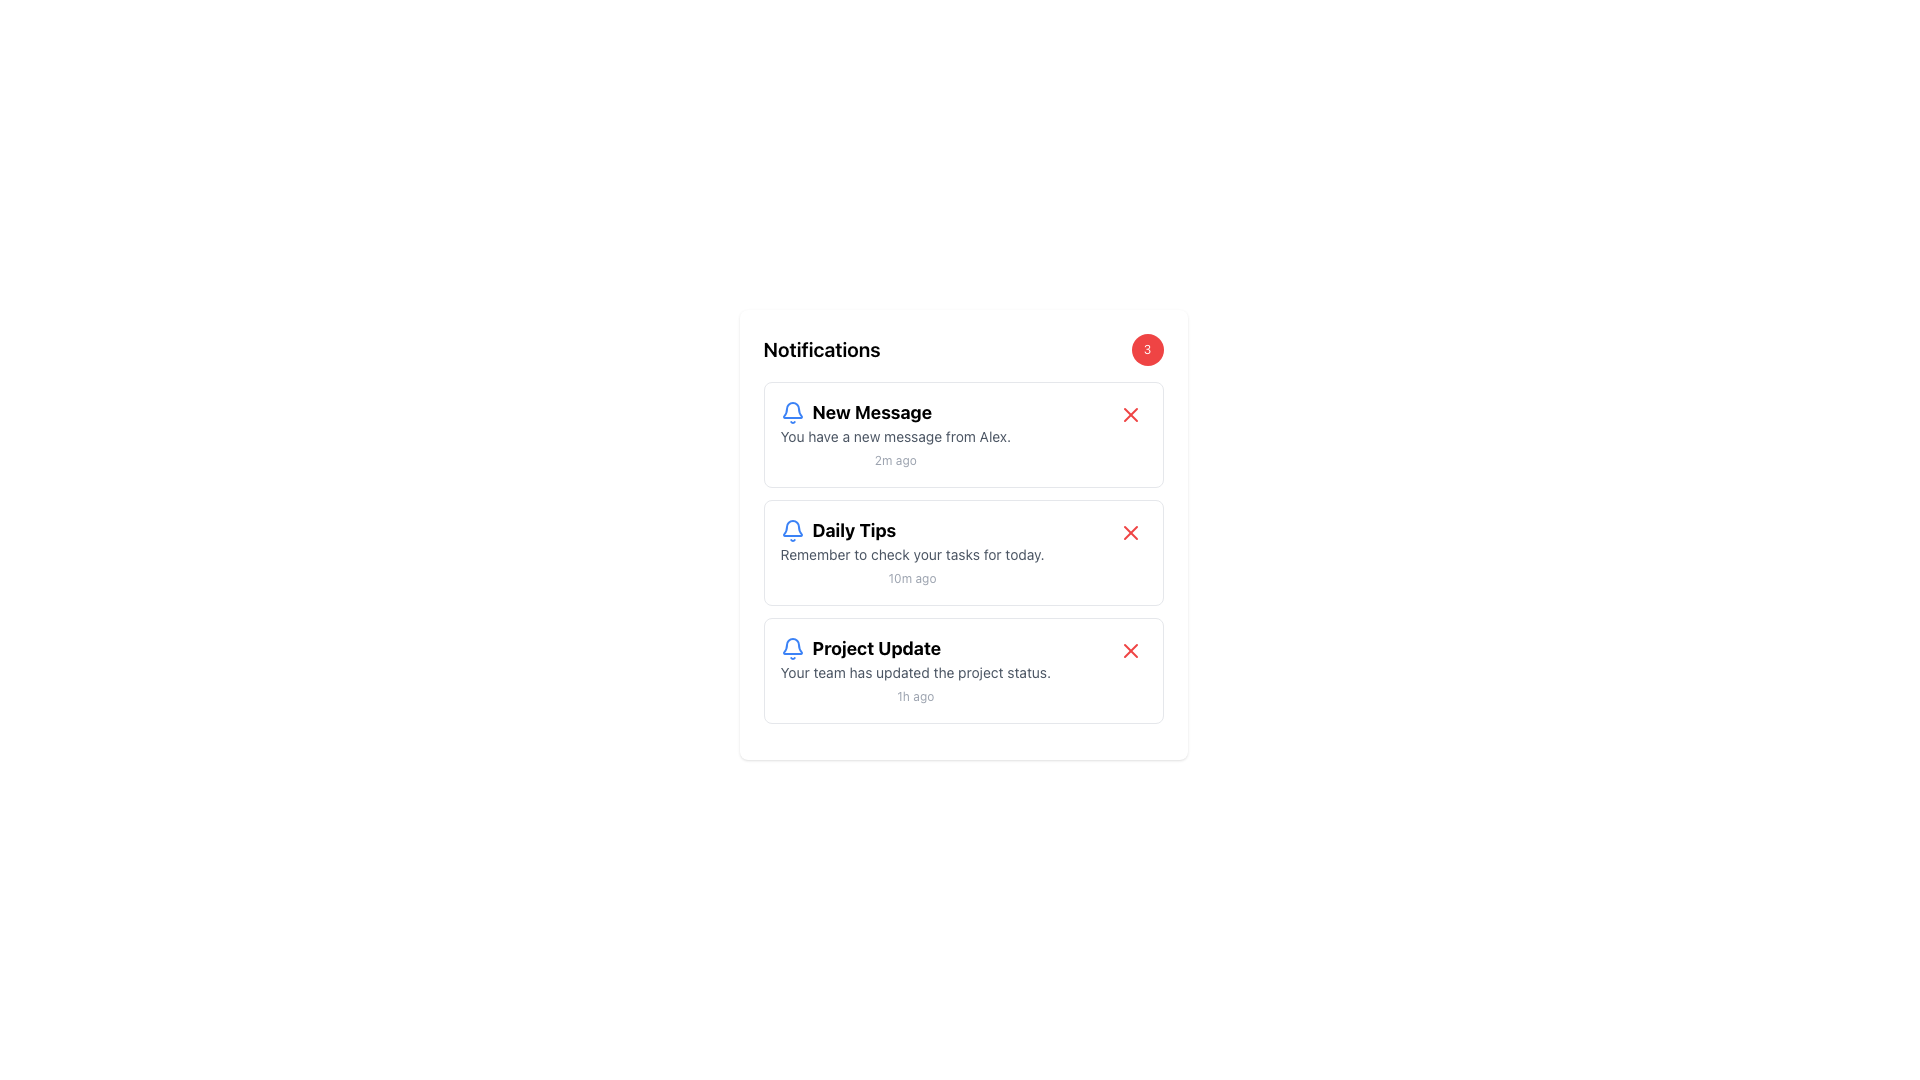 The width and height of the screenshot is (1920, 1080). Describe the element at coordinates (894, 460) in the screenshot. I see `the static text label that indicates the timestamp of the notification, located within the 'New Message' notification card, specifically positioned below the message title and description` at that location.